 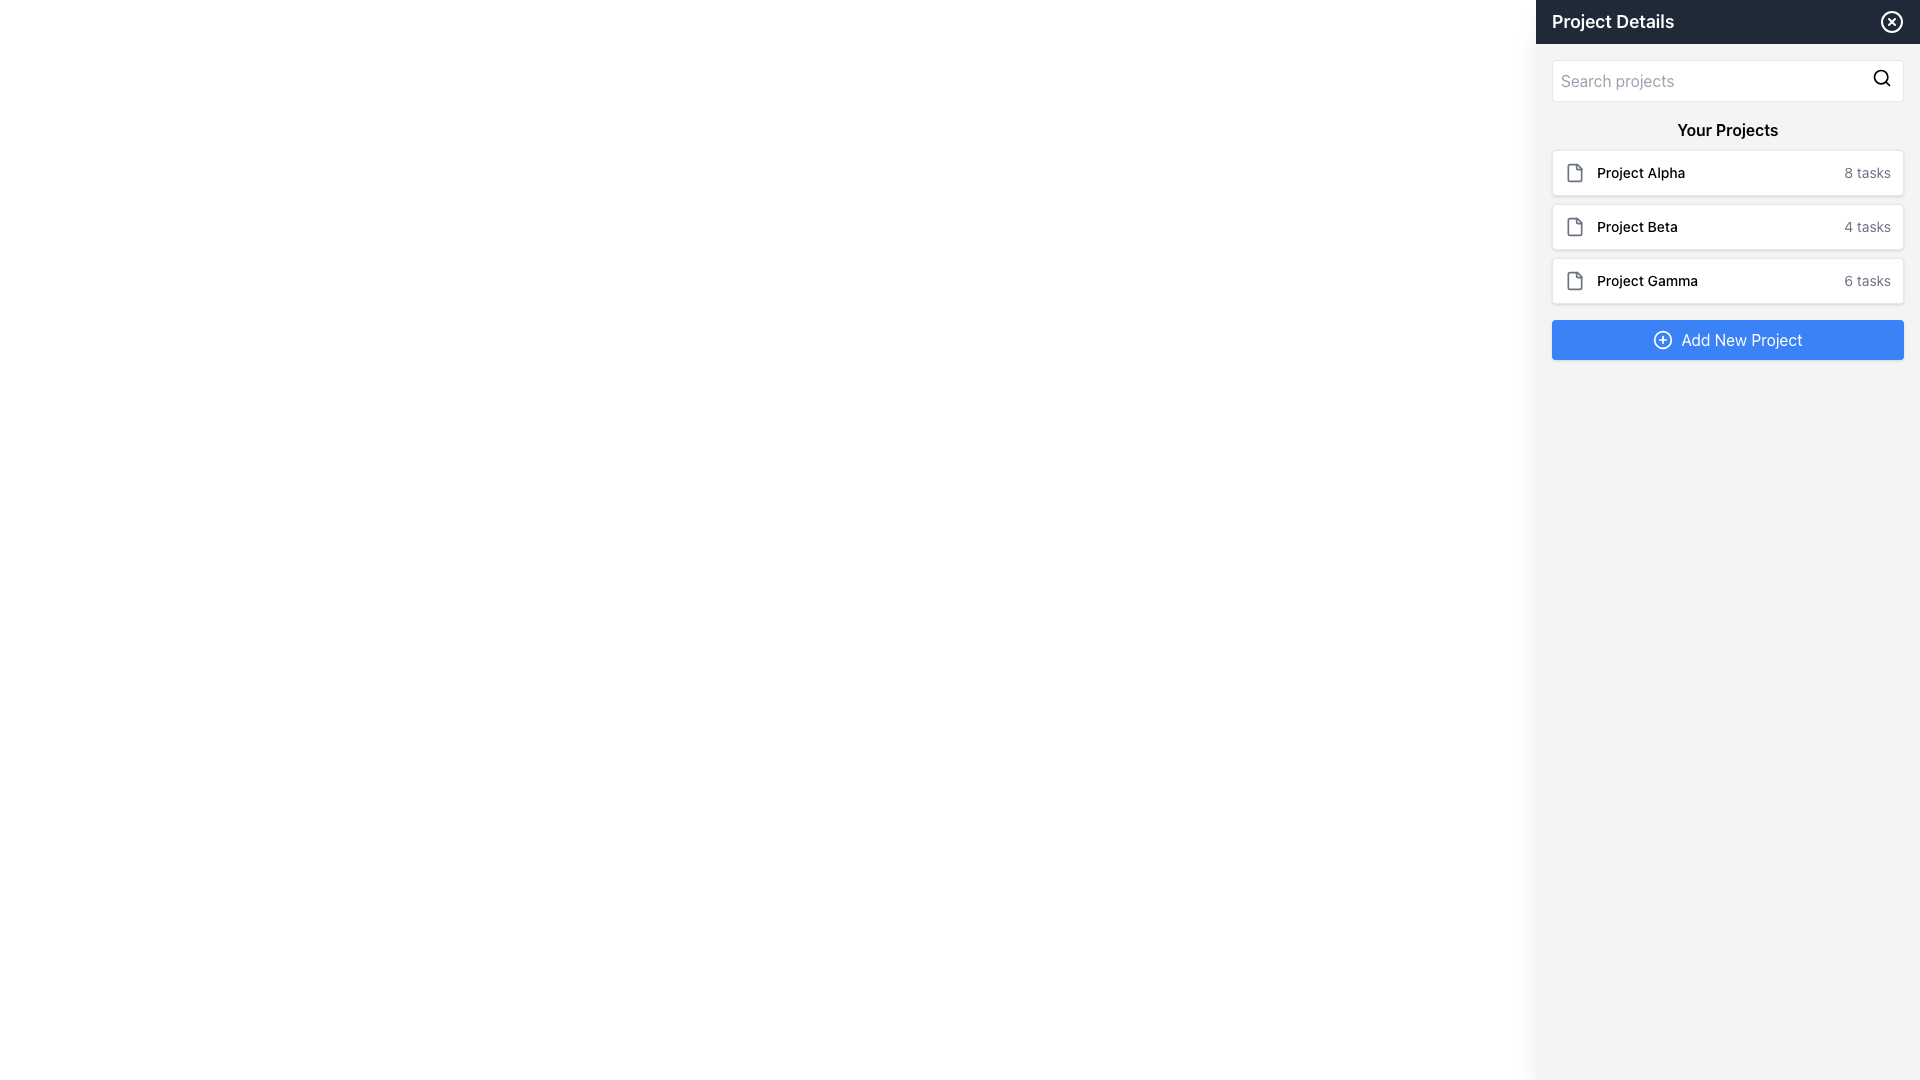 What do you see at coordinates (1637, 226) in the screenshot?
I see `the text label displaying 'Project Beta' located in the central right panel under 'Your Projects', which is the second item in the list` at bounding box center [1637, 226].